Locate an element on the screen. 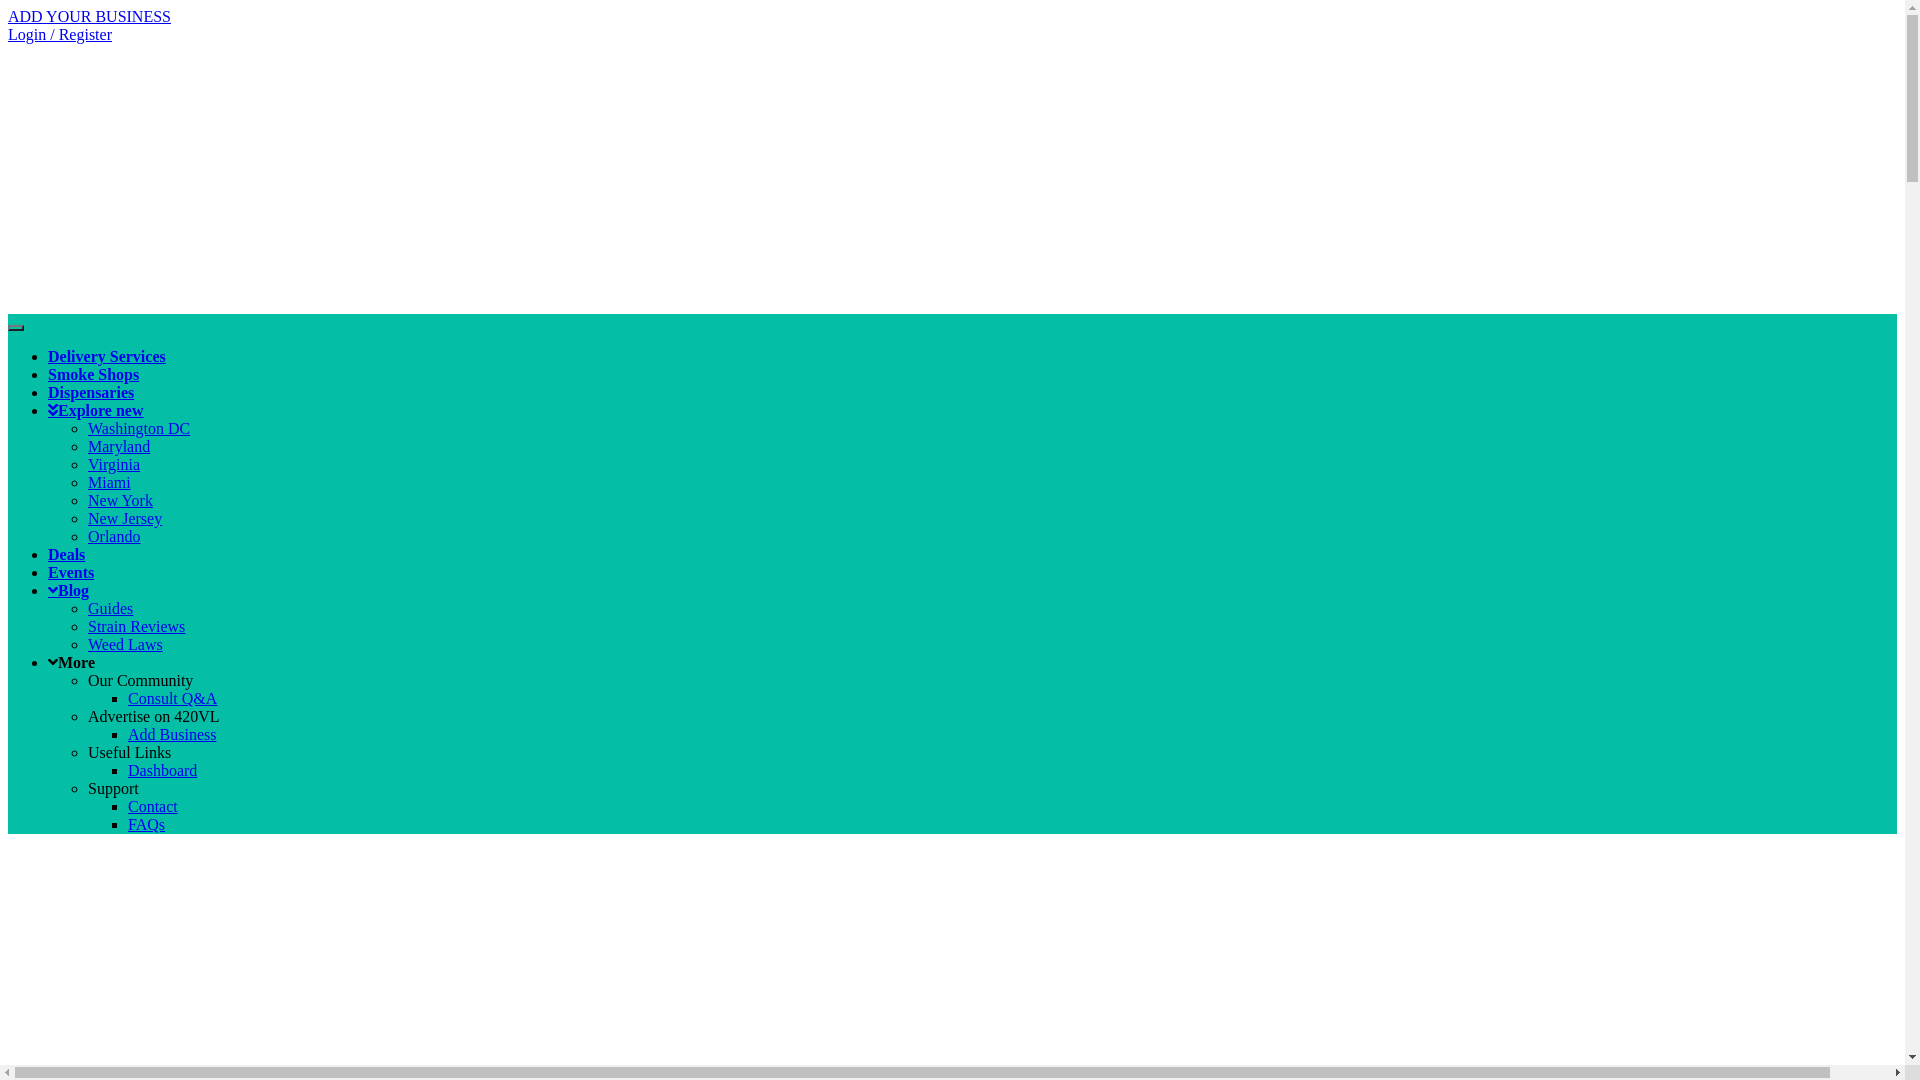 The height and width of the screenshot is (1080, 1920). 'Add Business' is located at coordinates (172, 734).